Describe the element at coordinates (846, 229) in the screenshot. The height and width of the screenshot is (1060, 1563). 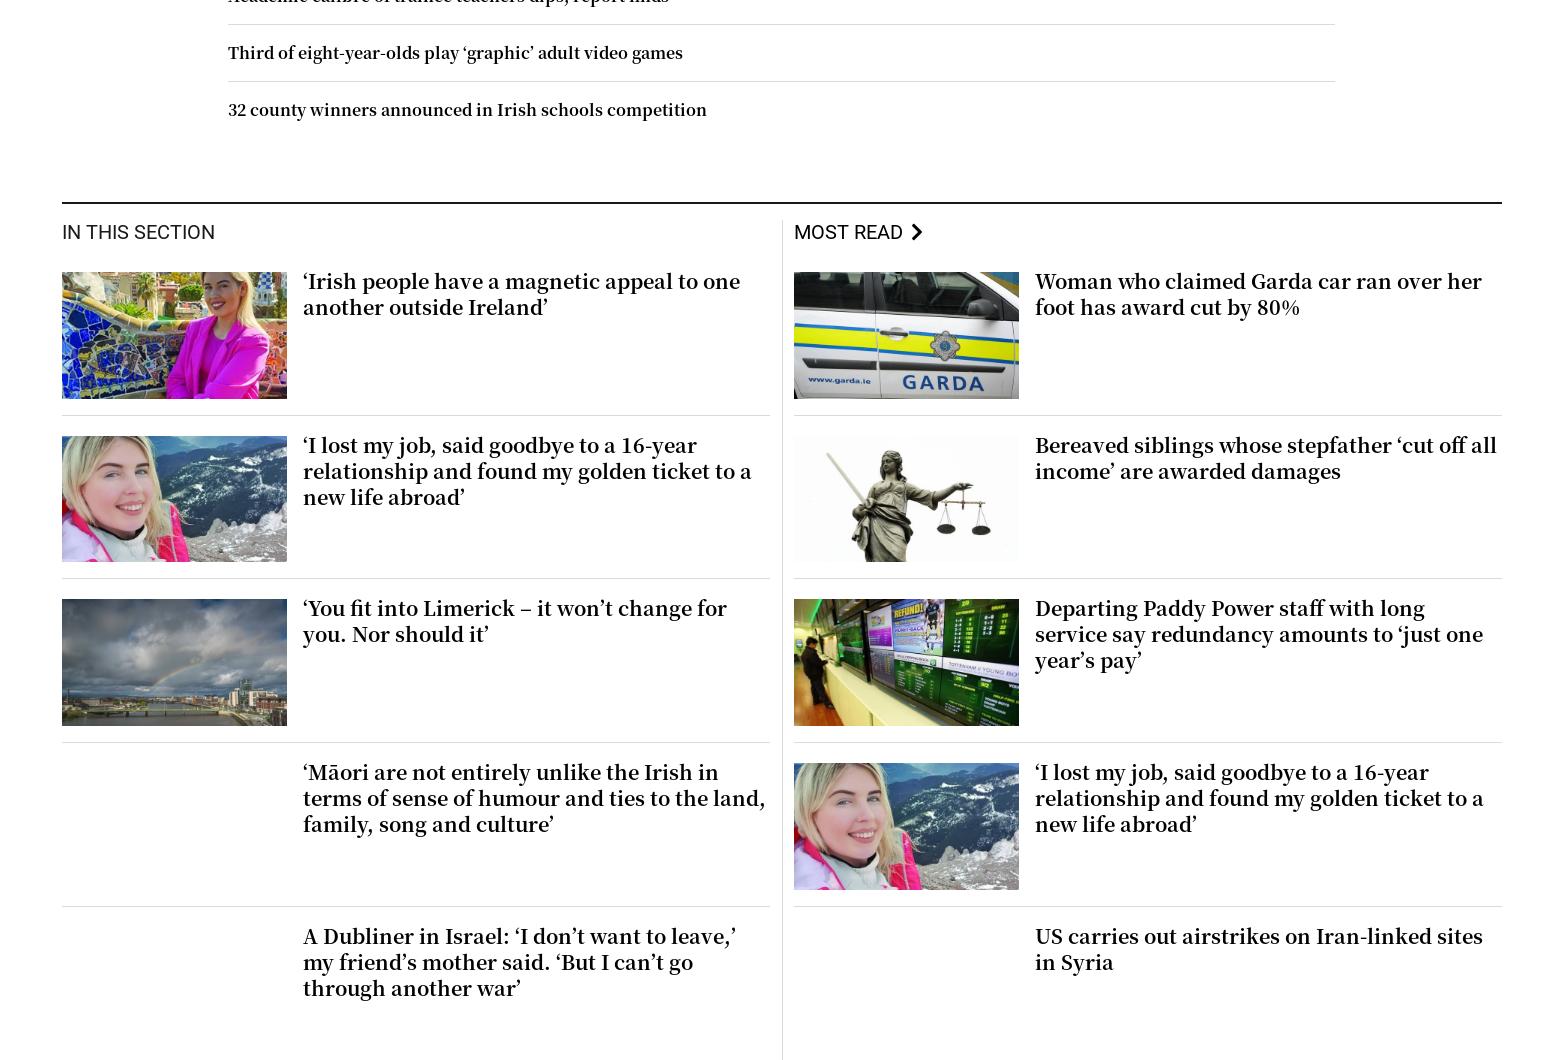
I see `'MOST READ'` at that location.